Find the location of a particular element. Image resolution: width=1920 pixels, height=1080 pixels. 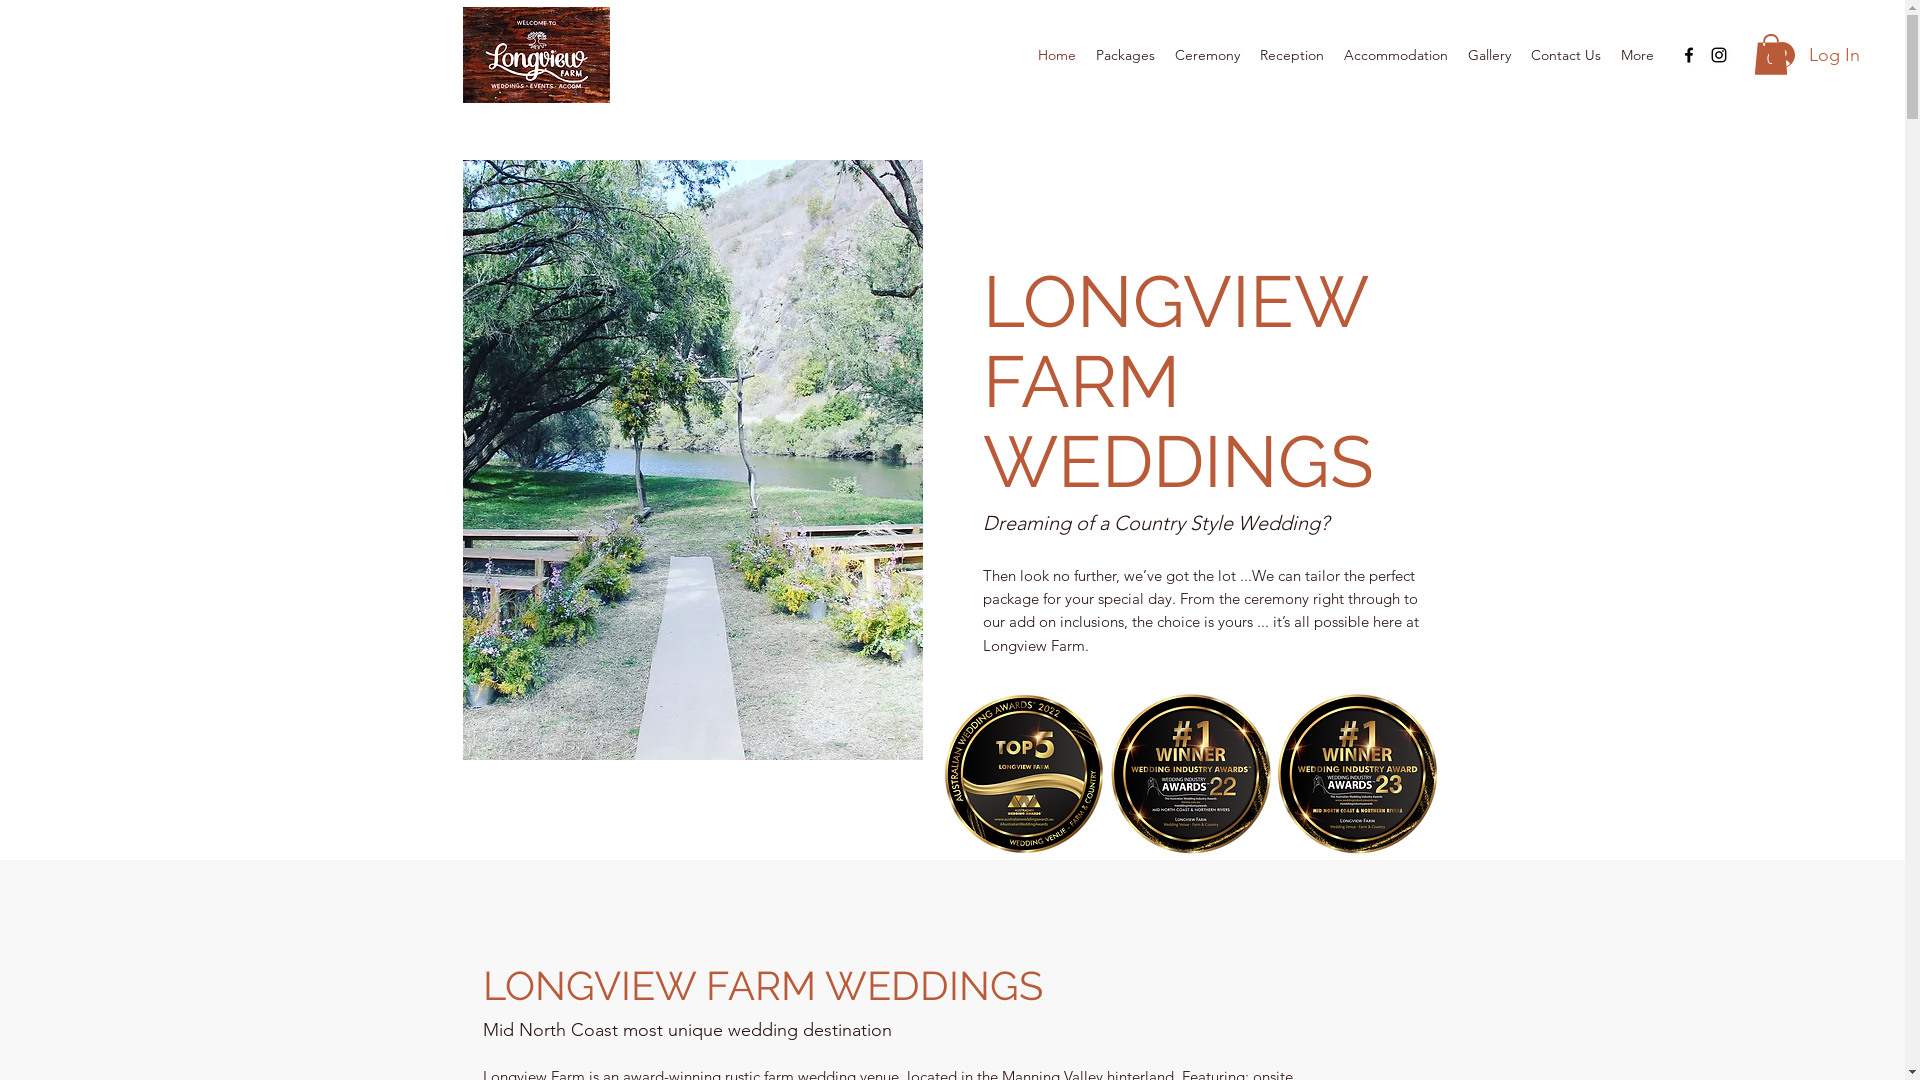

'Ceremony' is located at coordinates (1206, 53).